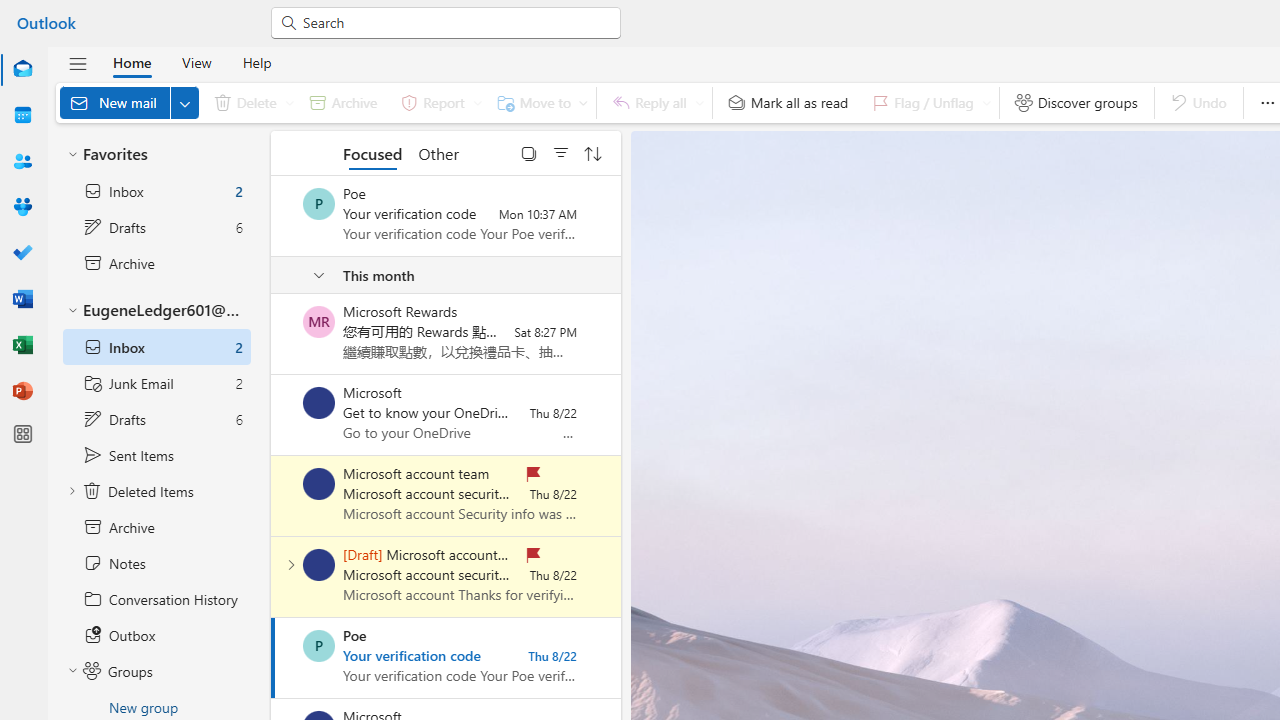 The image size is (1280, 720). What do you see at coordinates (23, 343) in the screenshot?
I see `'Excel'` at bounding box center [23, 343].